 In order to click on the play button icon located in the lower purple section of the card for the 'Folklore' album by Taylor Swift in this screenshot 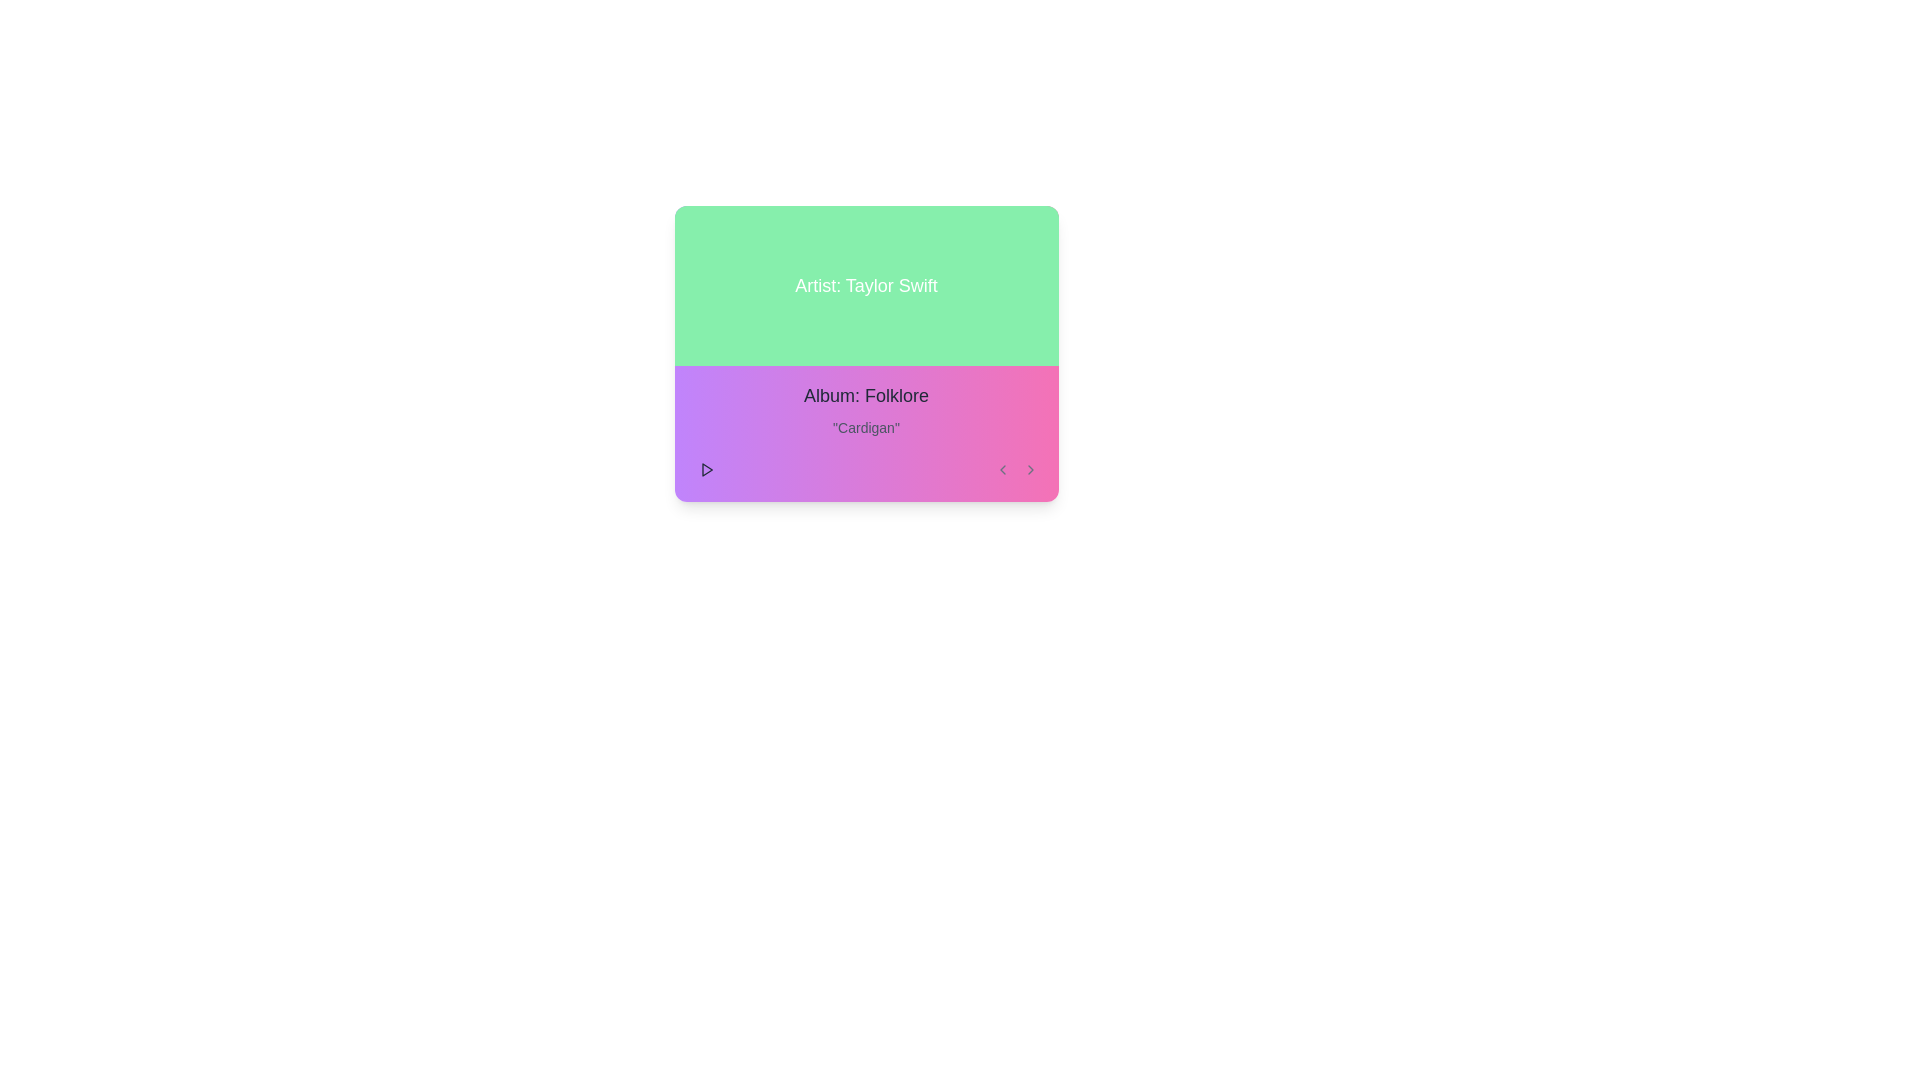, I will do `click(706, 470)`.